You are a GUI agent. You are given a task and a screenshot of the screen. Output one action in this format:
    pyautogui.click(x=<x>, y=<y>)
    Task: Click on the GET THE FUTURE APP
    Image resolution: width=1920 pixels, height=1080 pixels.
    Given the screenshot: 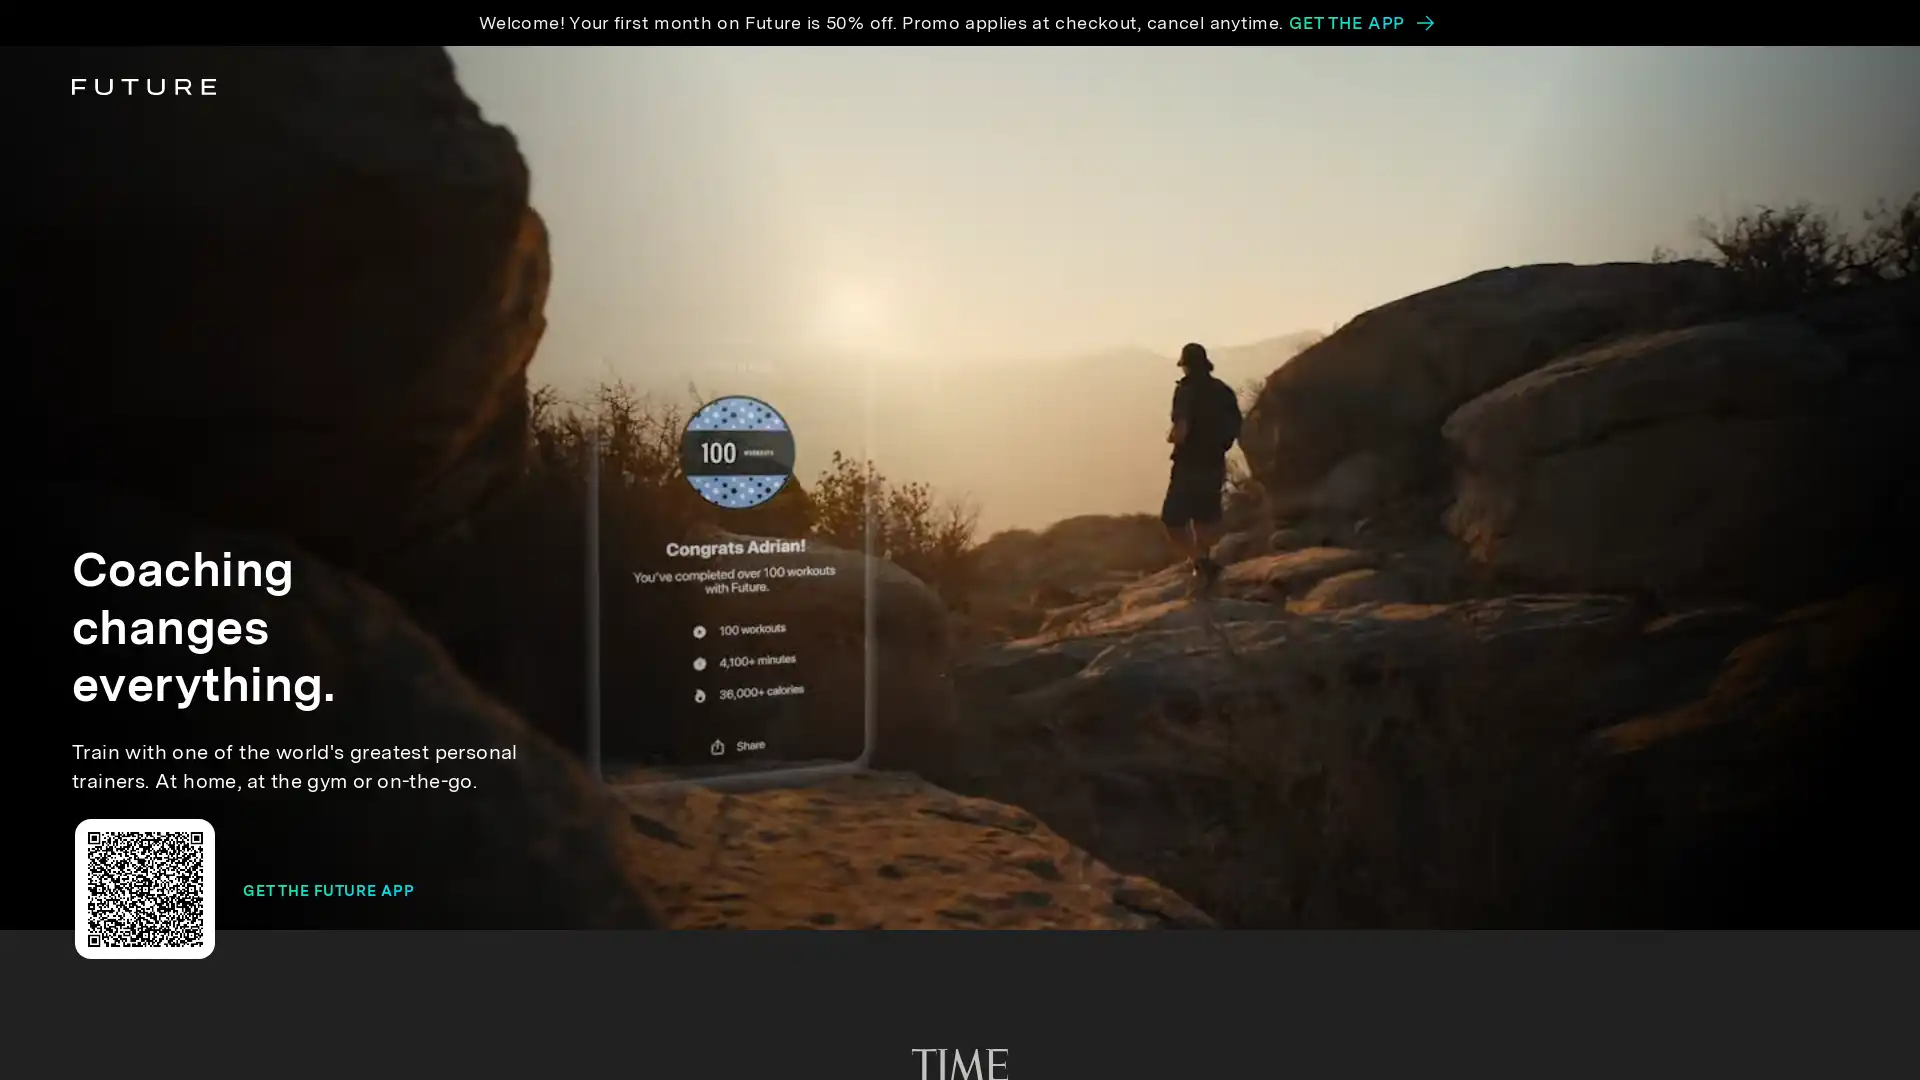 What is the action you would take?
    pyautogui.click(x=328, y=890)
    